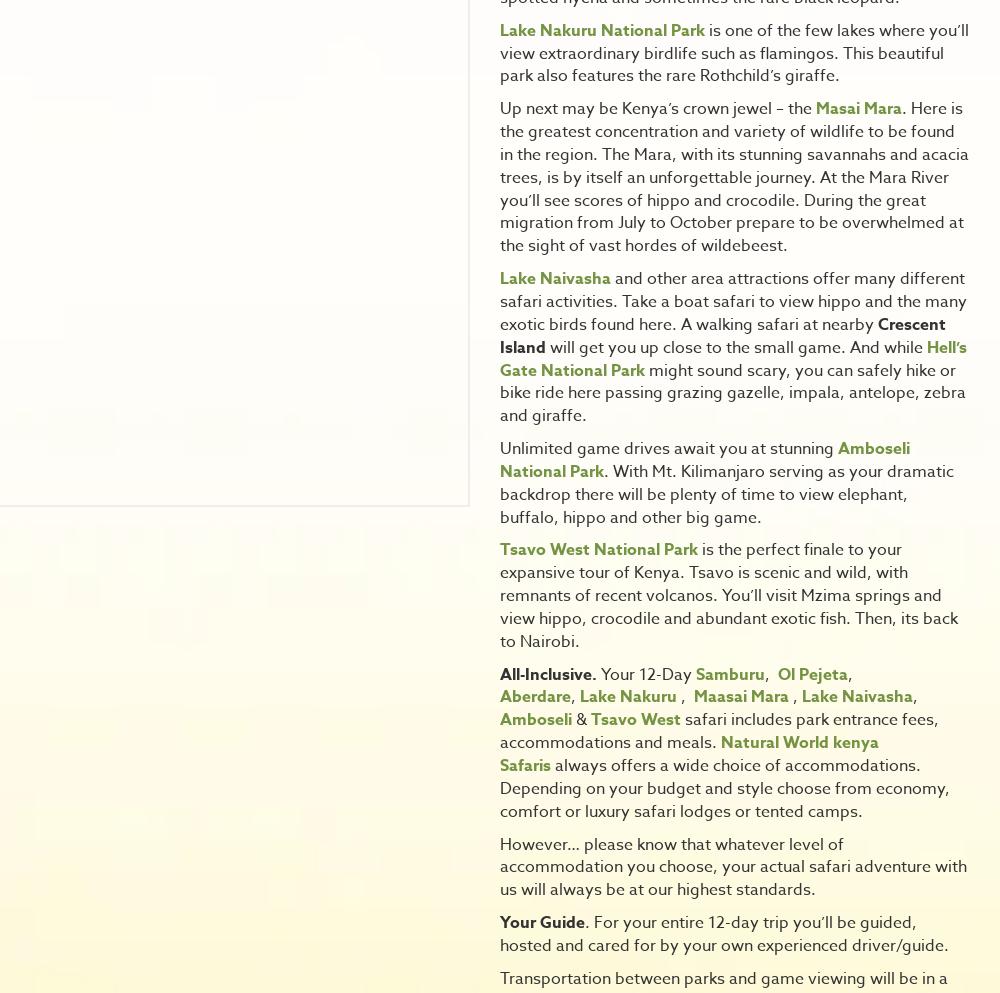 Image resolution: width=1000 pixels, height=993 pixels. What do you see at coordinates (718, 731) in the screenshot?
I see `'safari includes park entrance fees, accommodations and meals.'` at bounding box center [718, 731].